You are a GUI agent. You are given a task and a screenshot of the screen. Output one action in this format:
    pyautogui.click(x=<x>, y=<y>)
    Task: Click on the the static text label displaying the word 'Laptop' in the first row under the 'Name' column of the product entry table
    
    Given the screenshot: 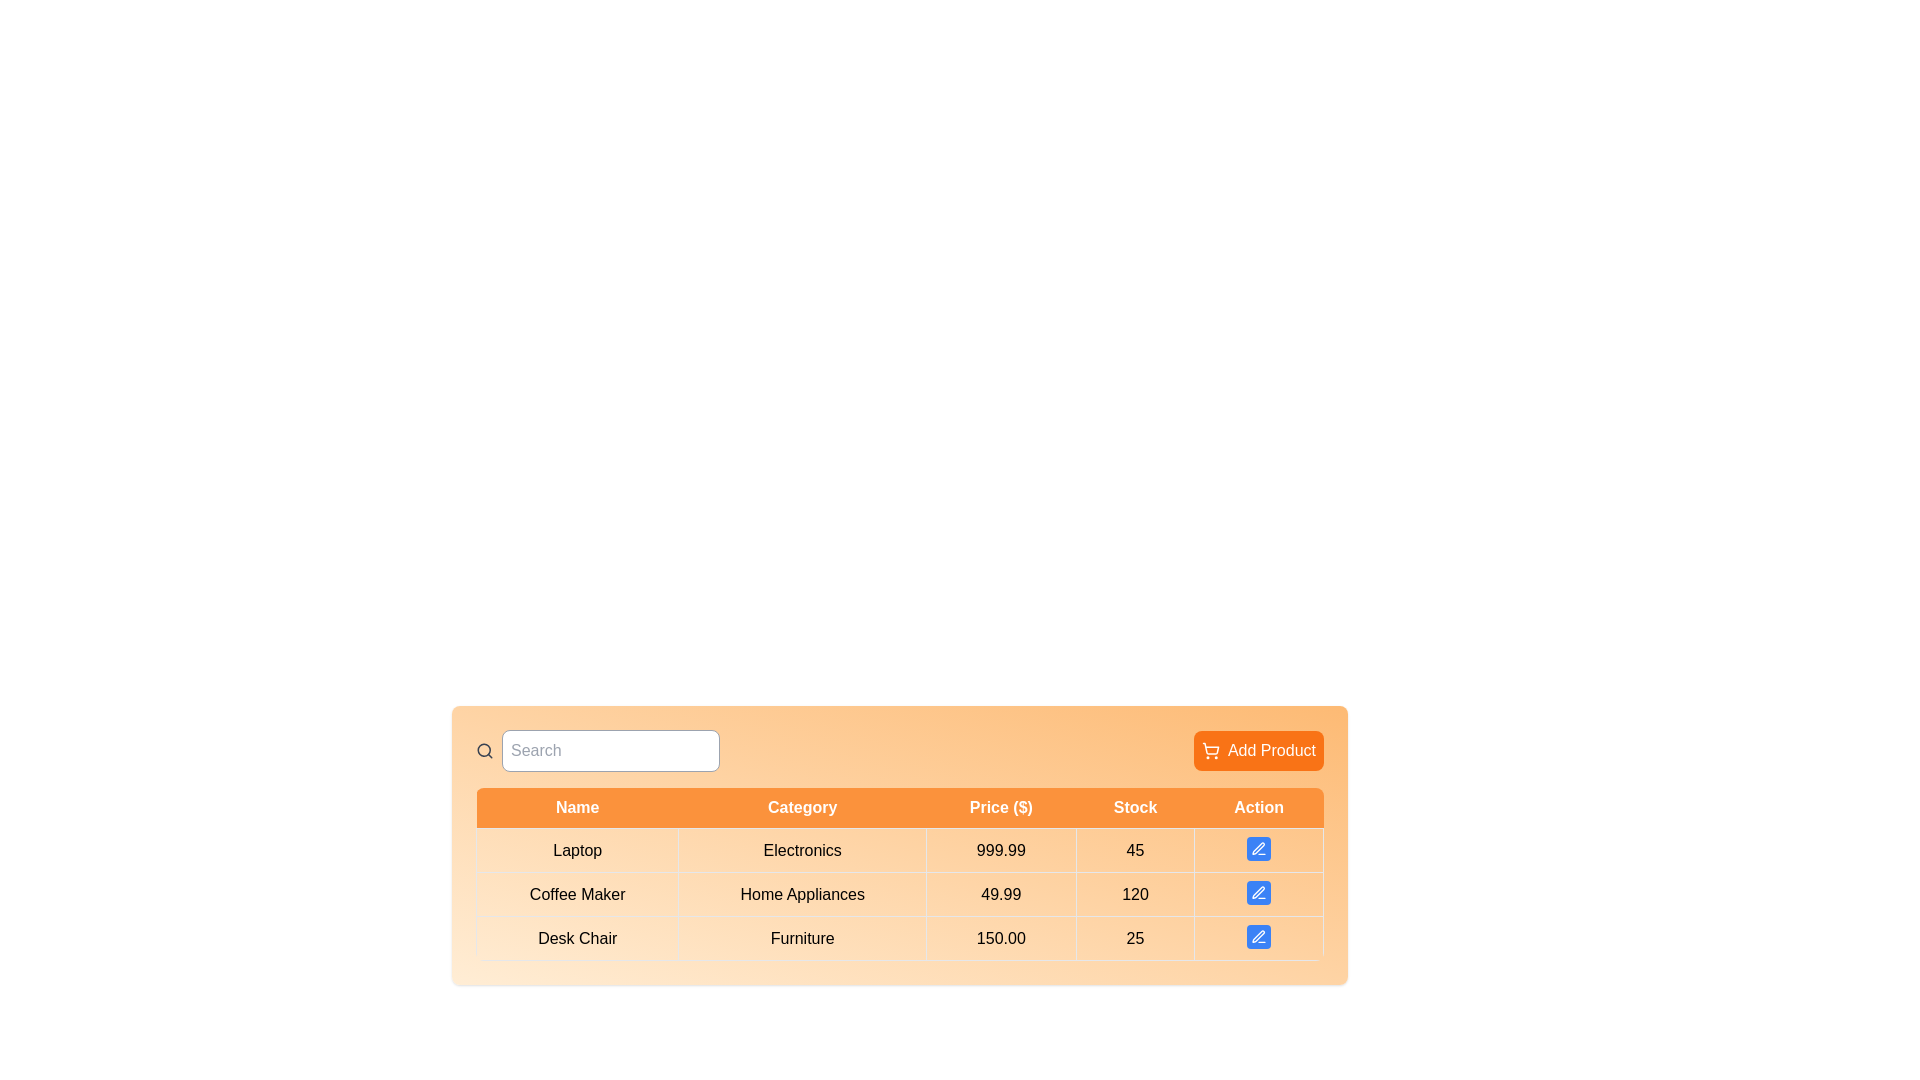 What is the action you would take?
    pyautogui.click(x=576, y=850)
    